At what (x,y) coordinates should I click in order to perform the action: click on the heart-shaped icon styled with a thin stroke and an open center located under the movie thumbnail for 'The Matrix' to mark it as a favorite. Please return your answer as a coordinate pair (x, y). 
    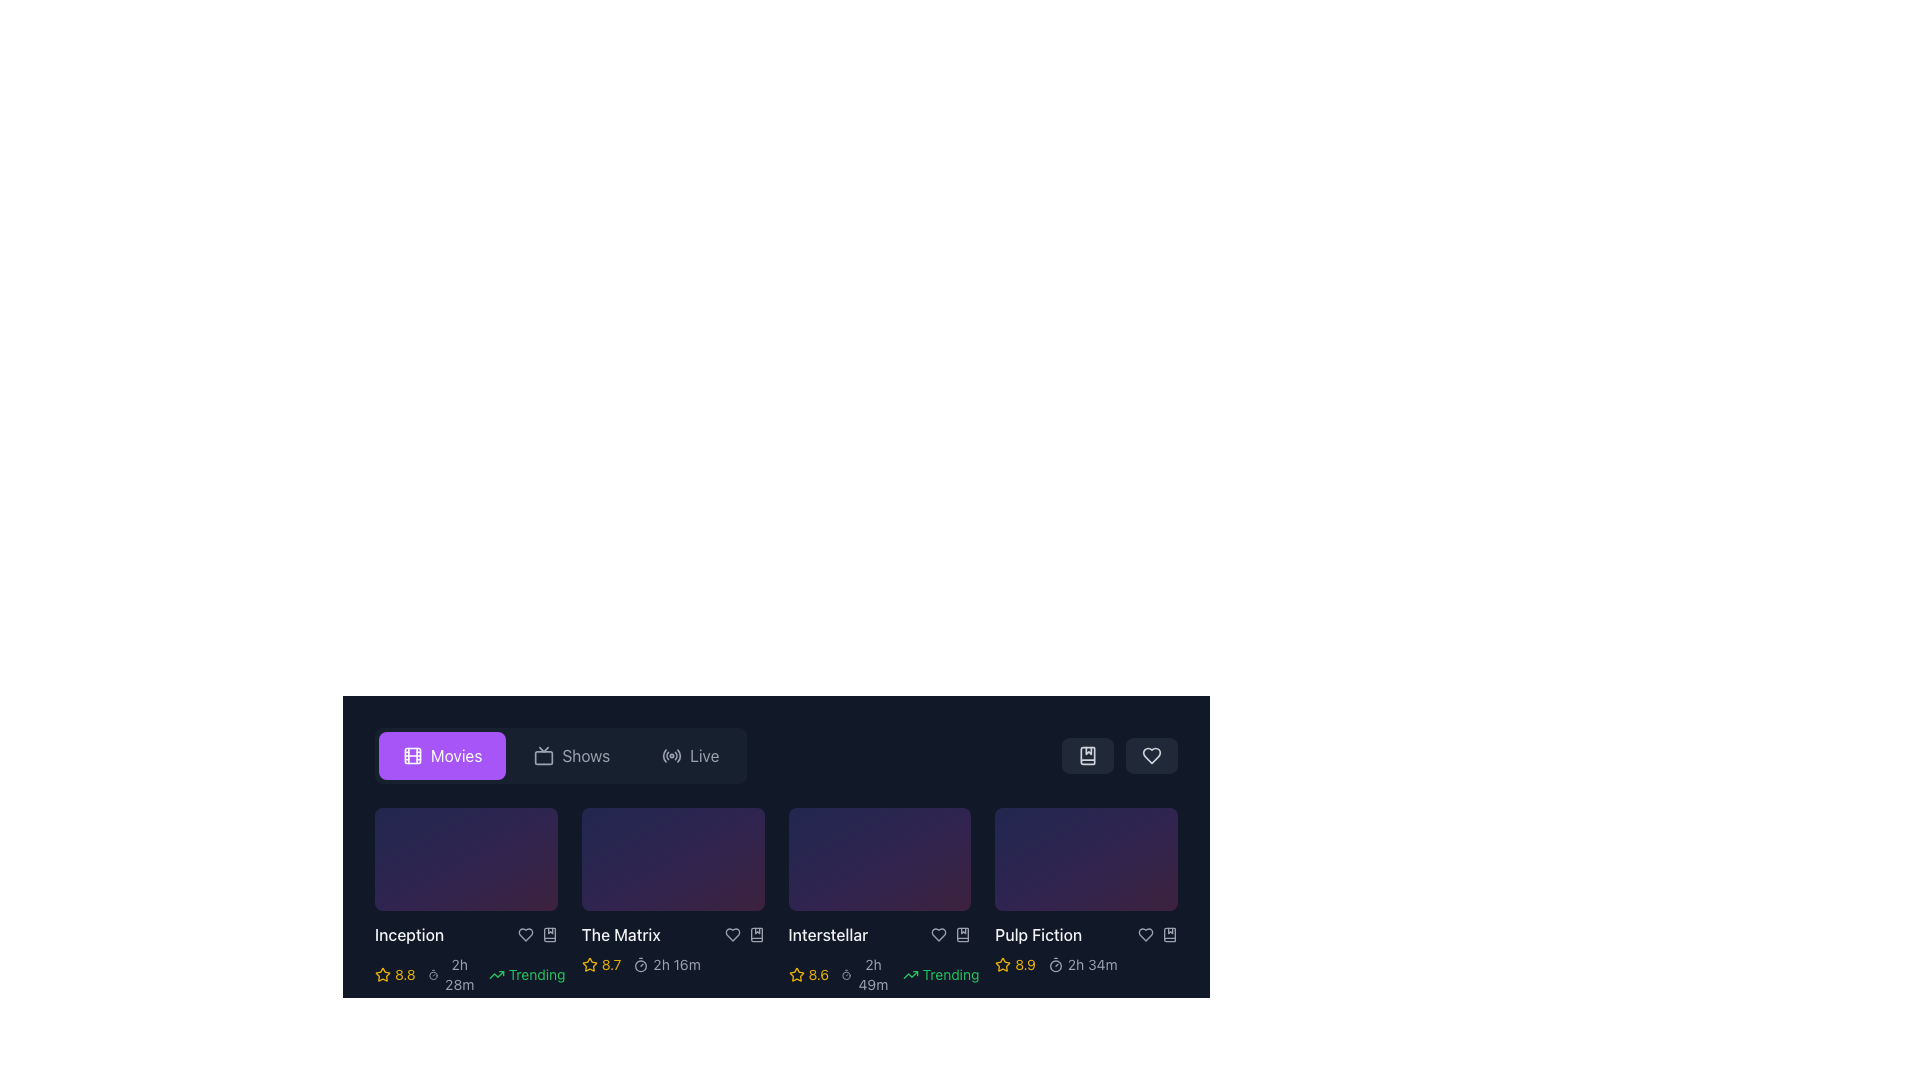
    Looking at the image, I should click on (731, 934).